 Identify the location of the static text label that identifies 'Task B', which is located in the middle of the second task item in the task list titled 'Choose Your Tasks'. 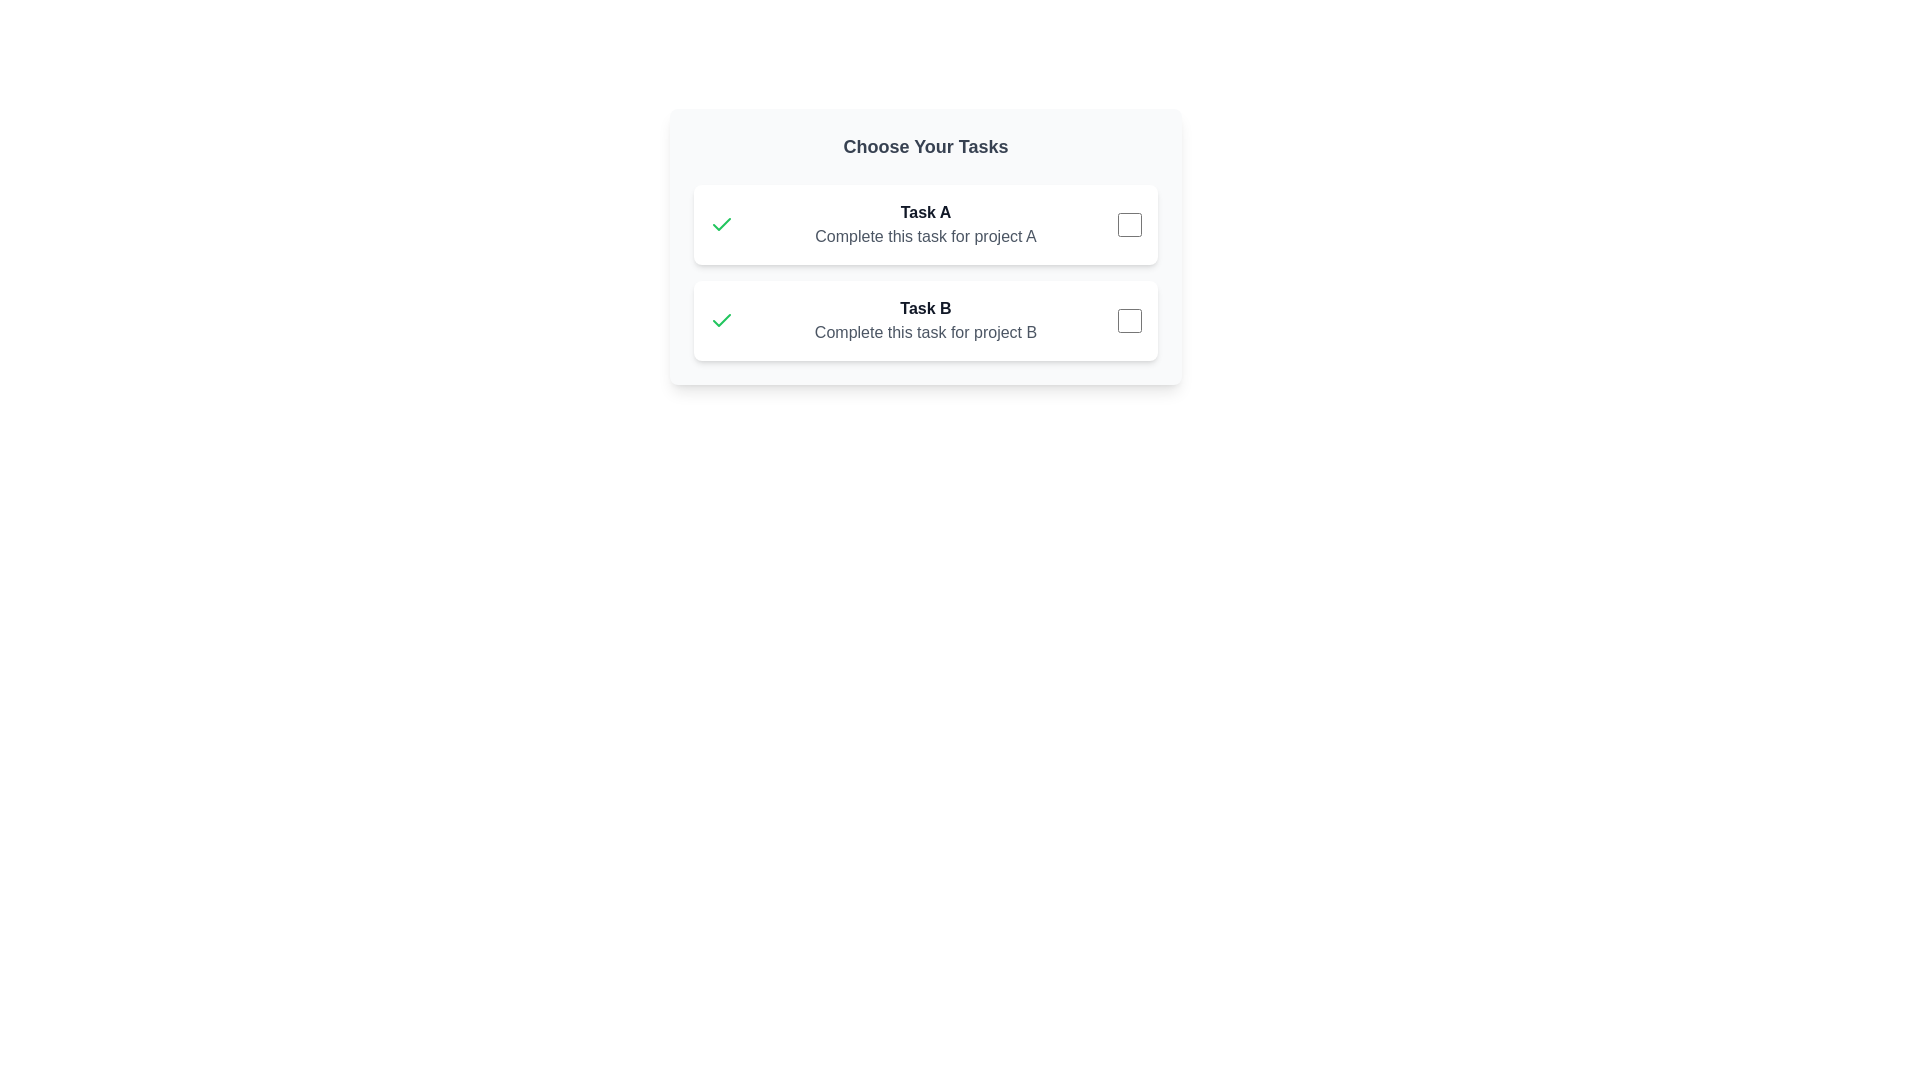
(925, 308).